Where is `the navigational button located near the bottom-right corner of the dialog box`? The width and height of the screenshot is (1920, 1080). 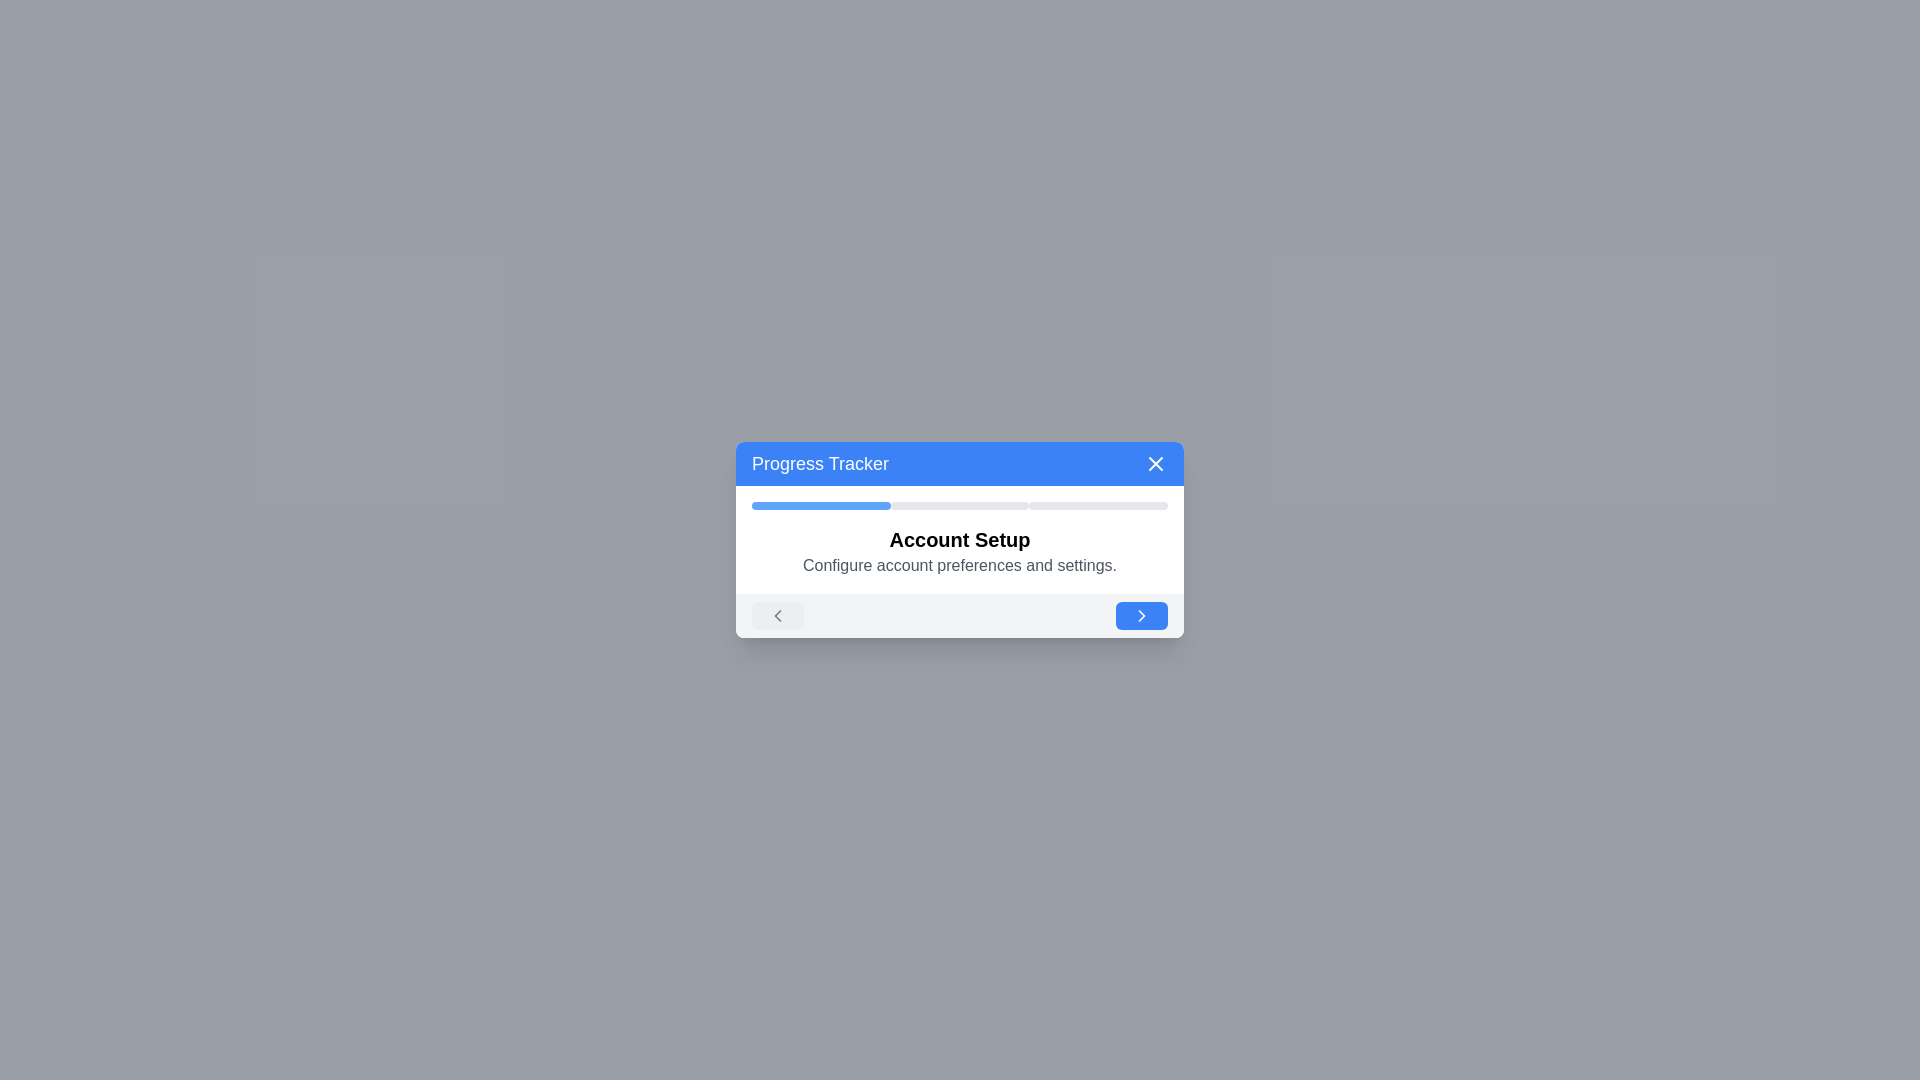
the navigational button located near the bottom-right corner of the dialog box is located at coordinates (1142, 615).